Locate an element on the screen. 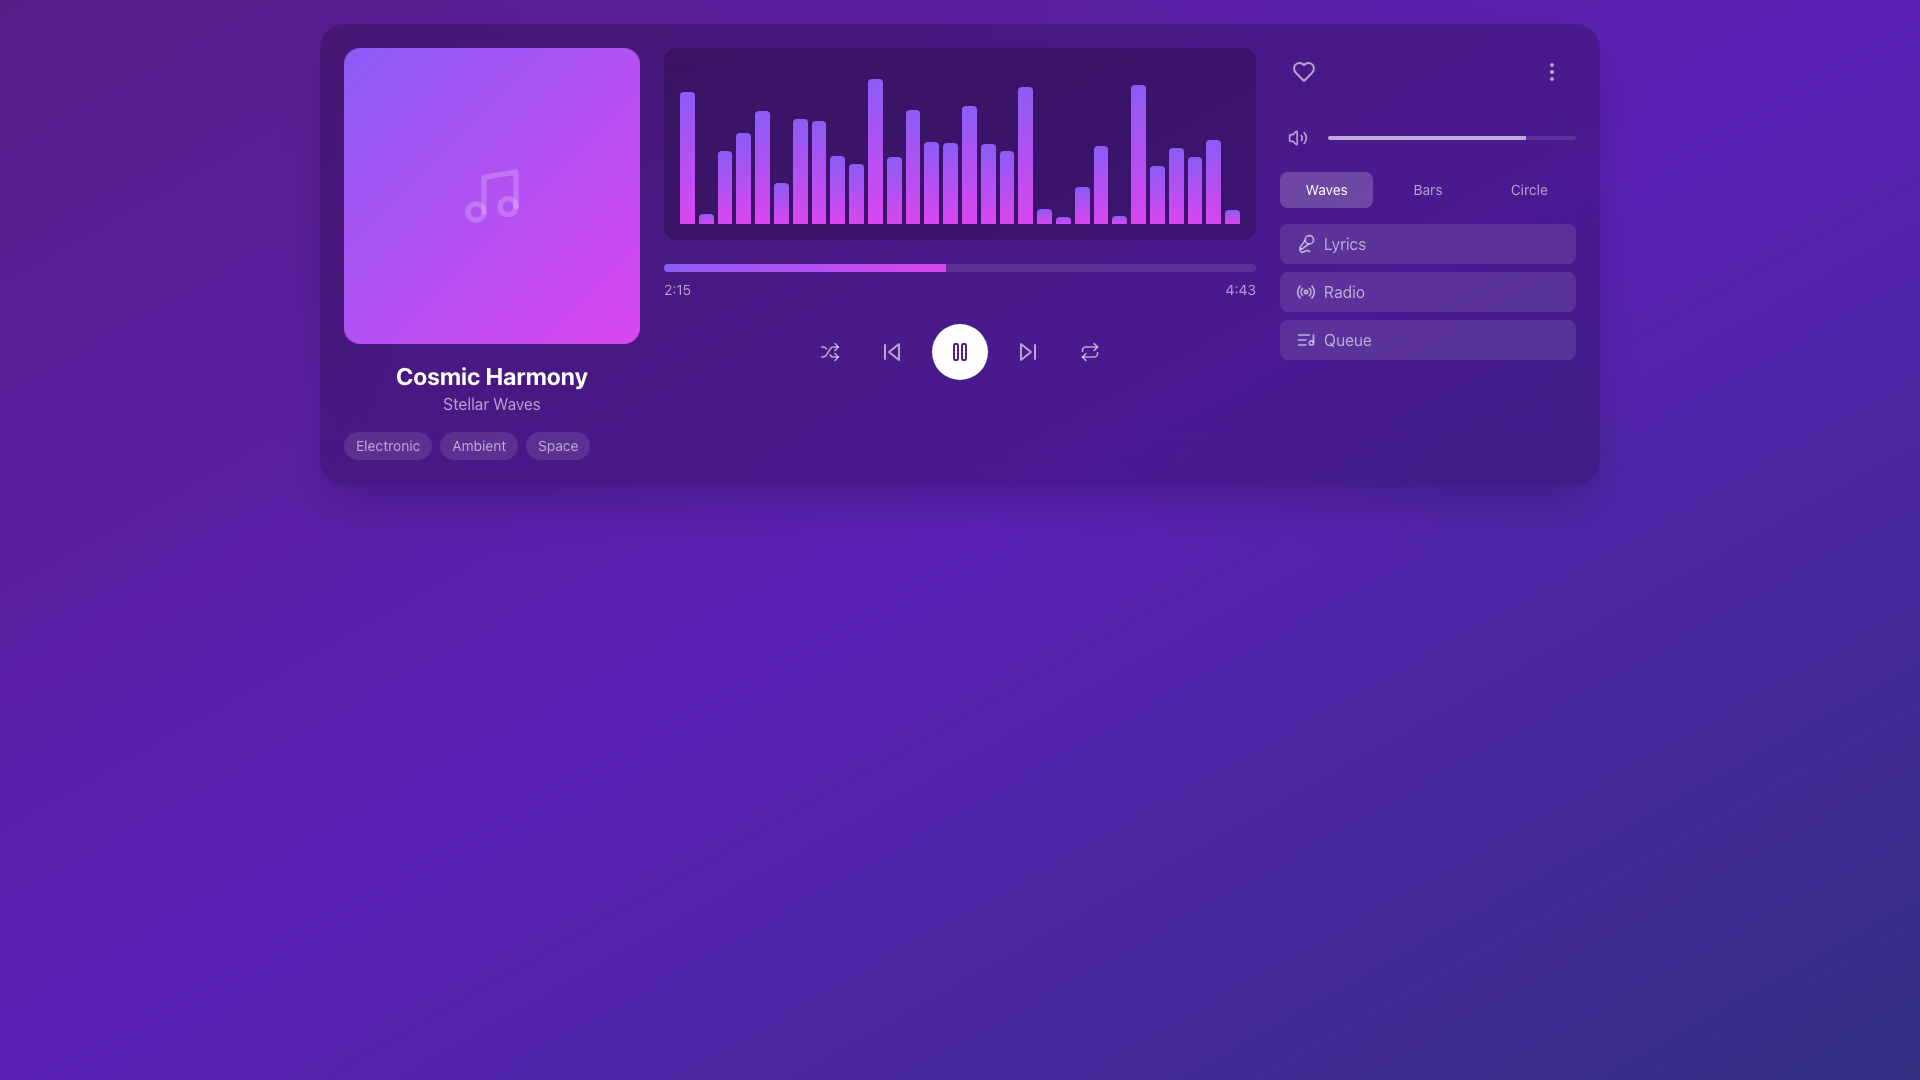 This screenshot has height=1080, width=1920. the progress bar value is located at coordinates (706, 266).